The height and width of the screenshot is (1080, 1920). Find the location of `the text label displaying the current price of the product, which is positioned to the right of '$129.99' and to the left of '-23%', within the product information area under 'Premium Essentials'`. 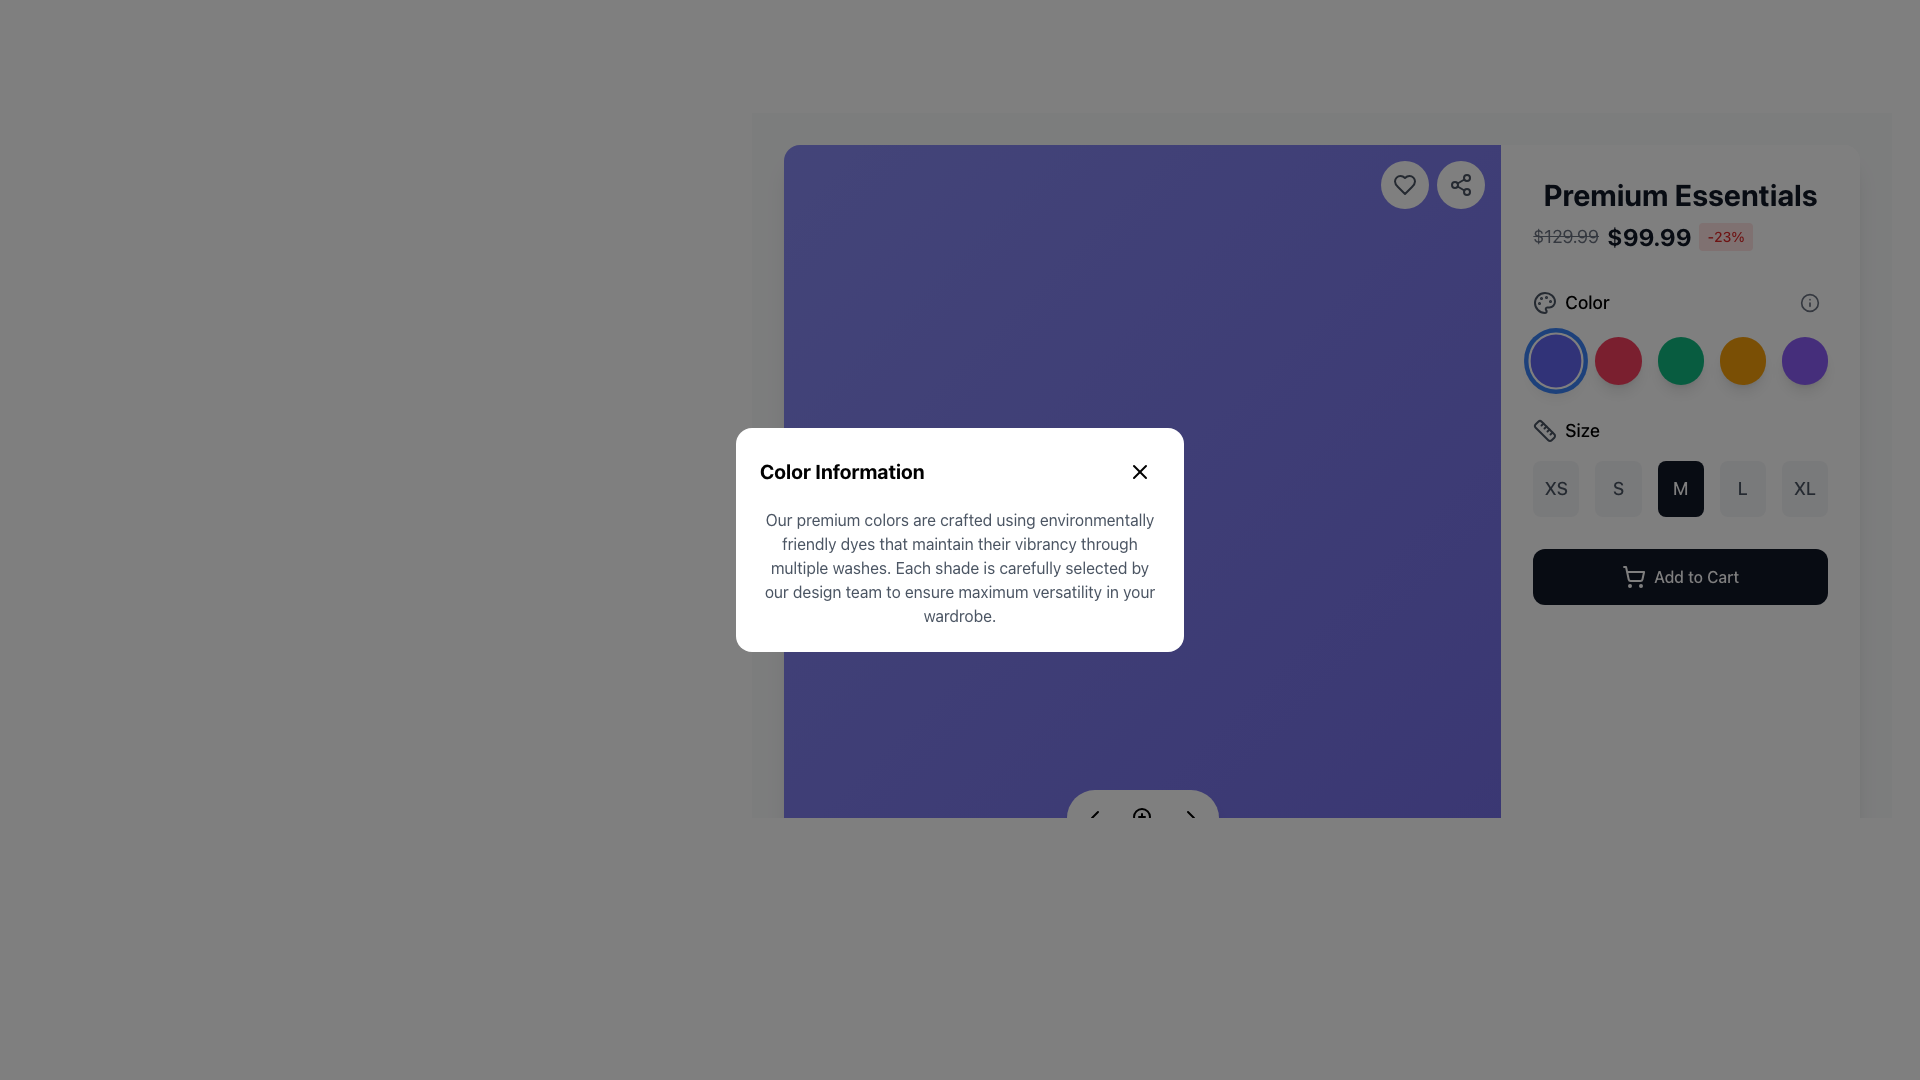

the text label displaying the current price of the product, which is positioned to the right of '$129.99' and to the left of '-23%', within the product information area under 'Premium Essentials' is located at coordinates (1649, 235).